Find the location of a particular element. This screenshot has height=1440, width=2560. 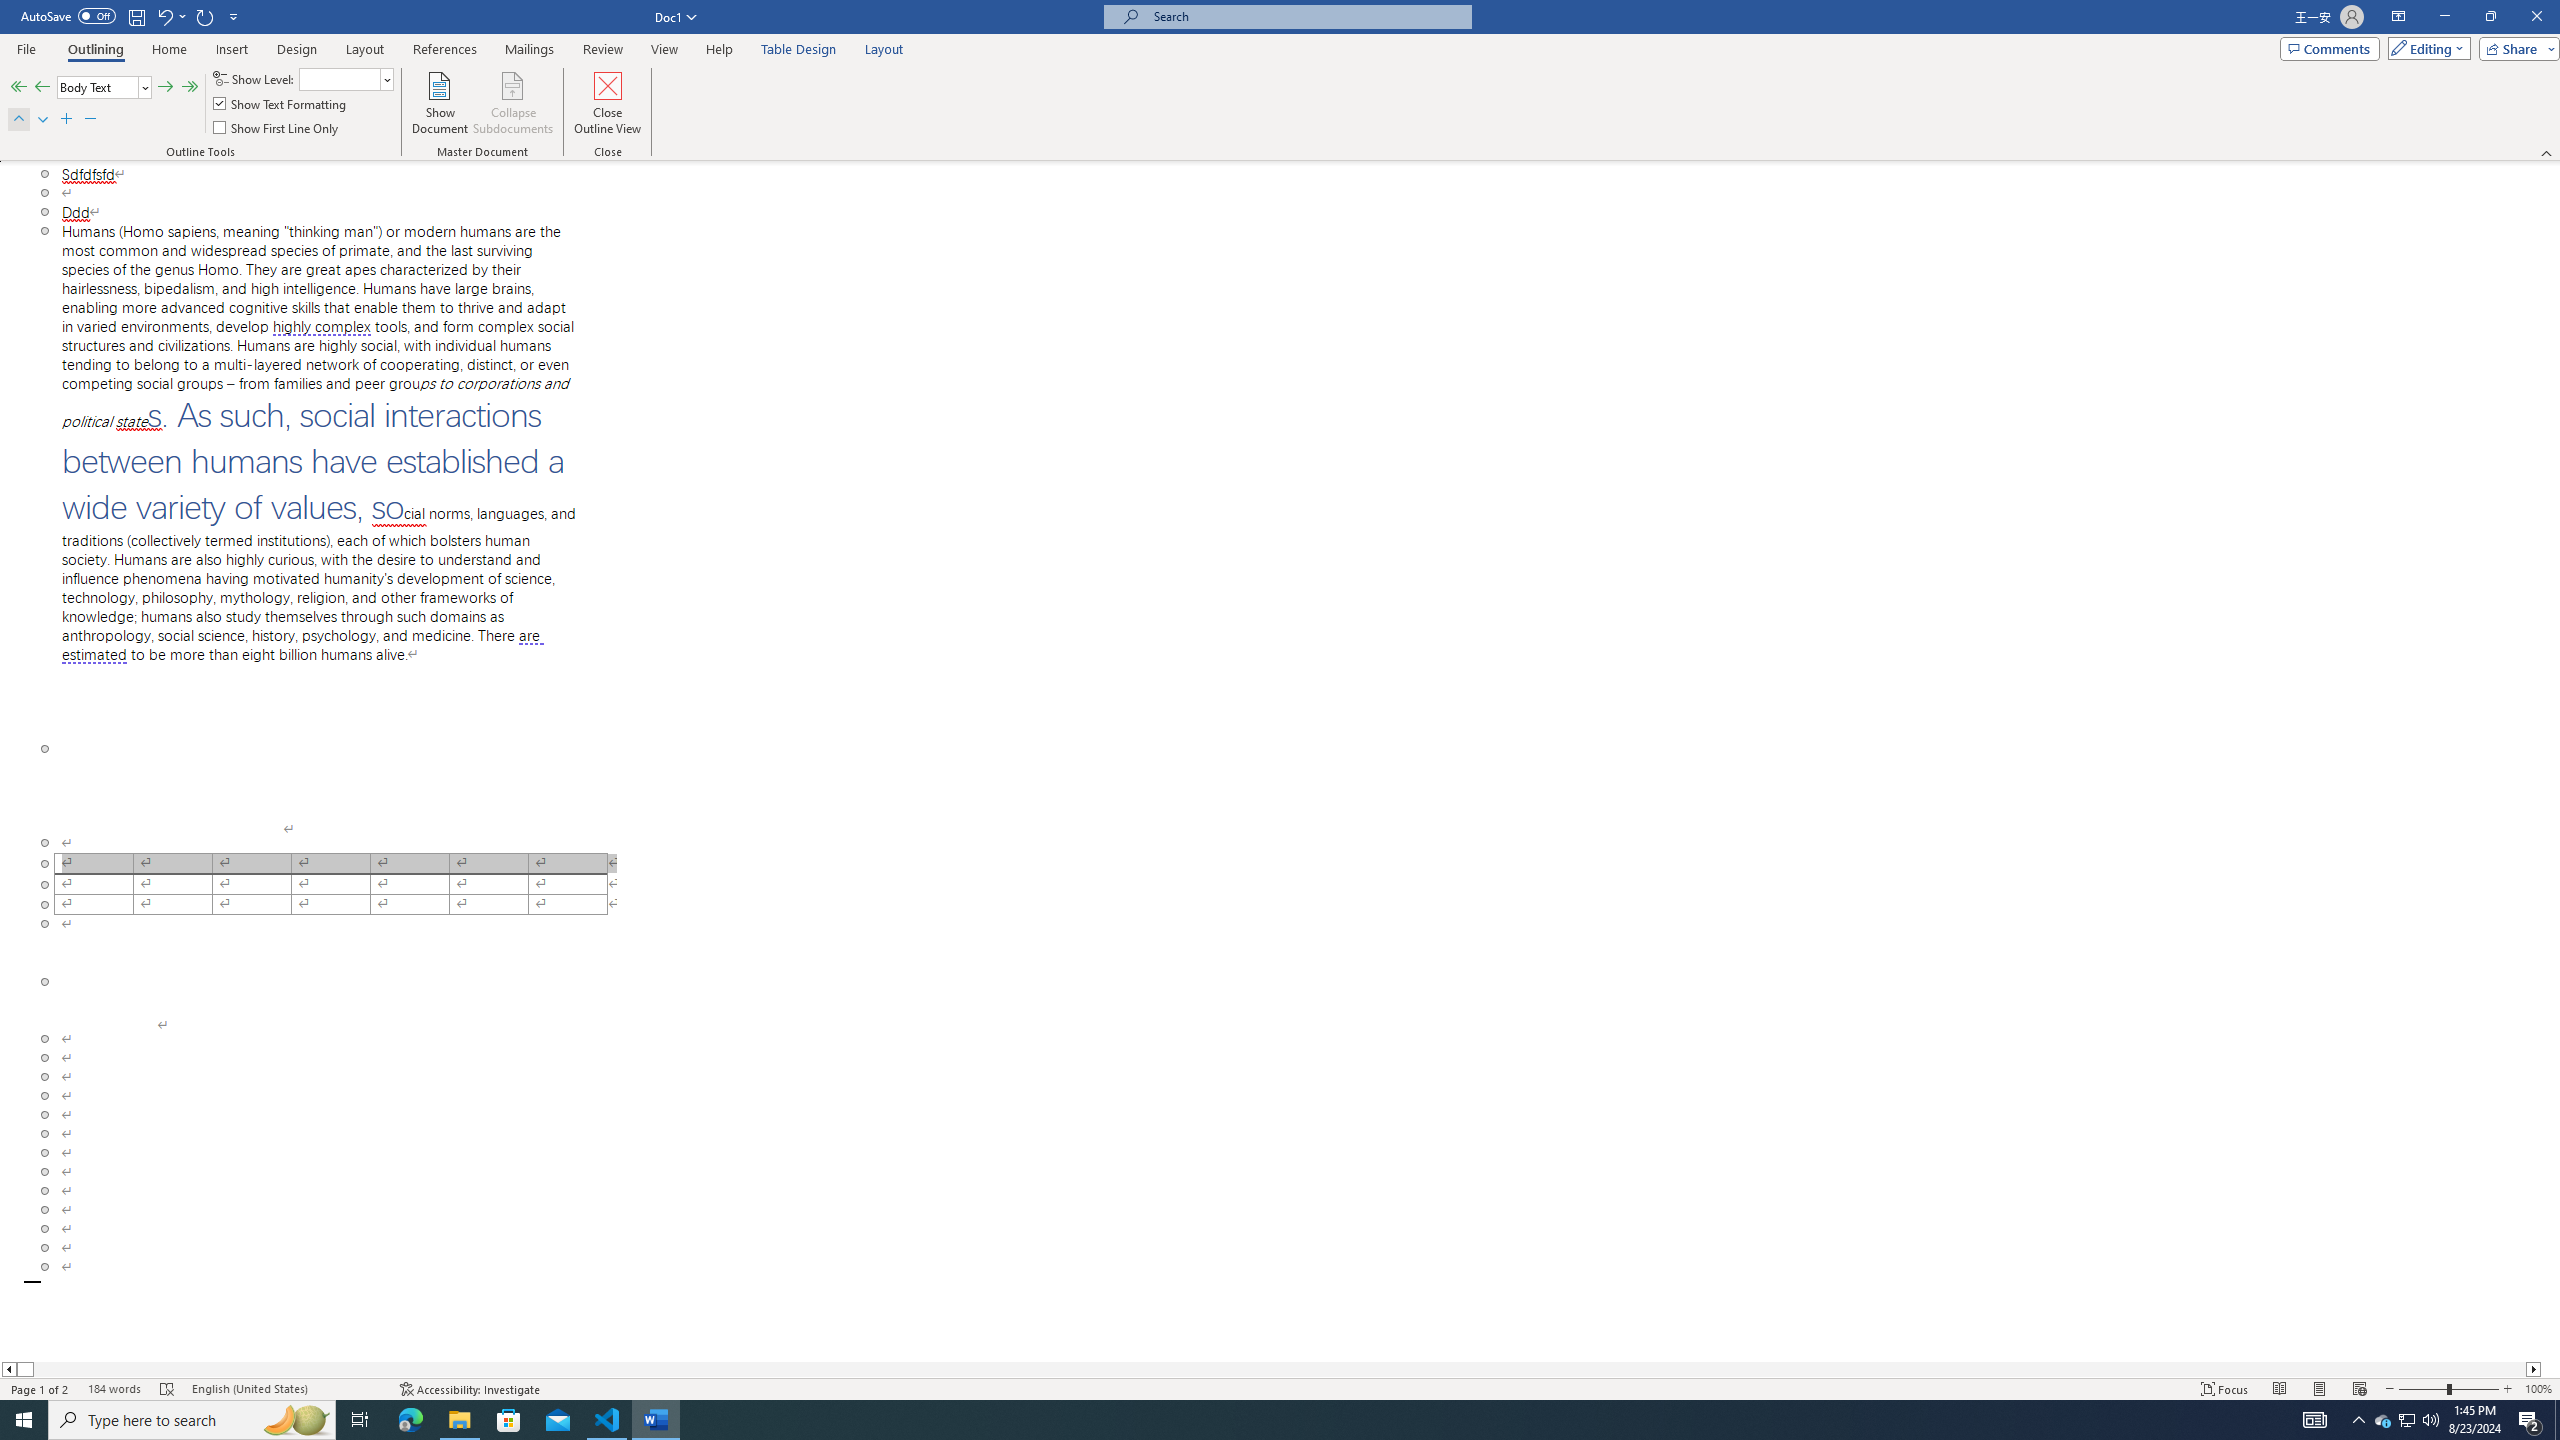

'Review' is located at coordinates (602, 49).